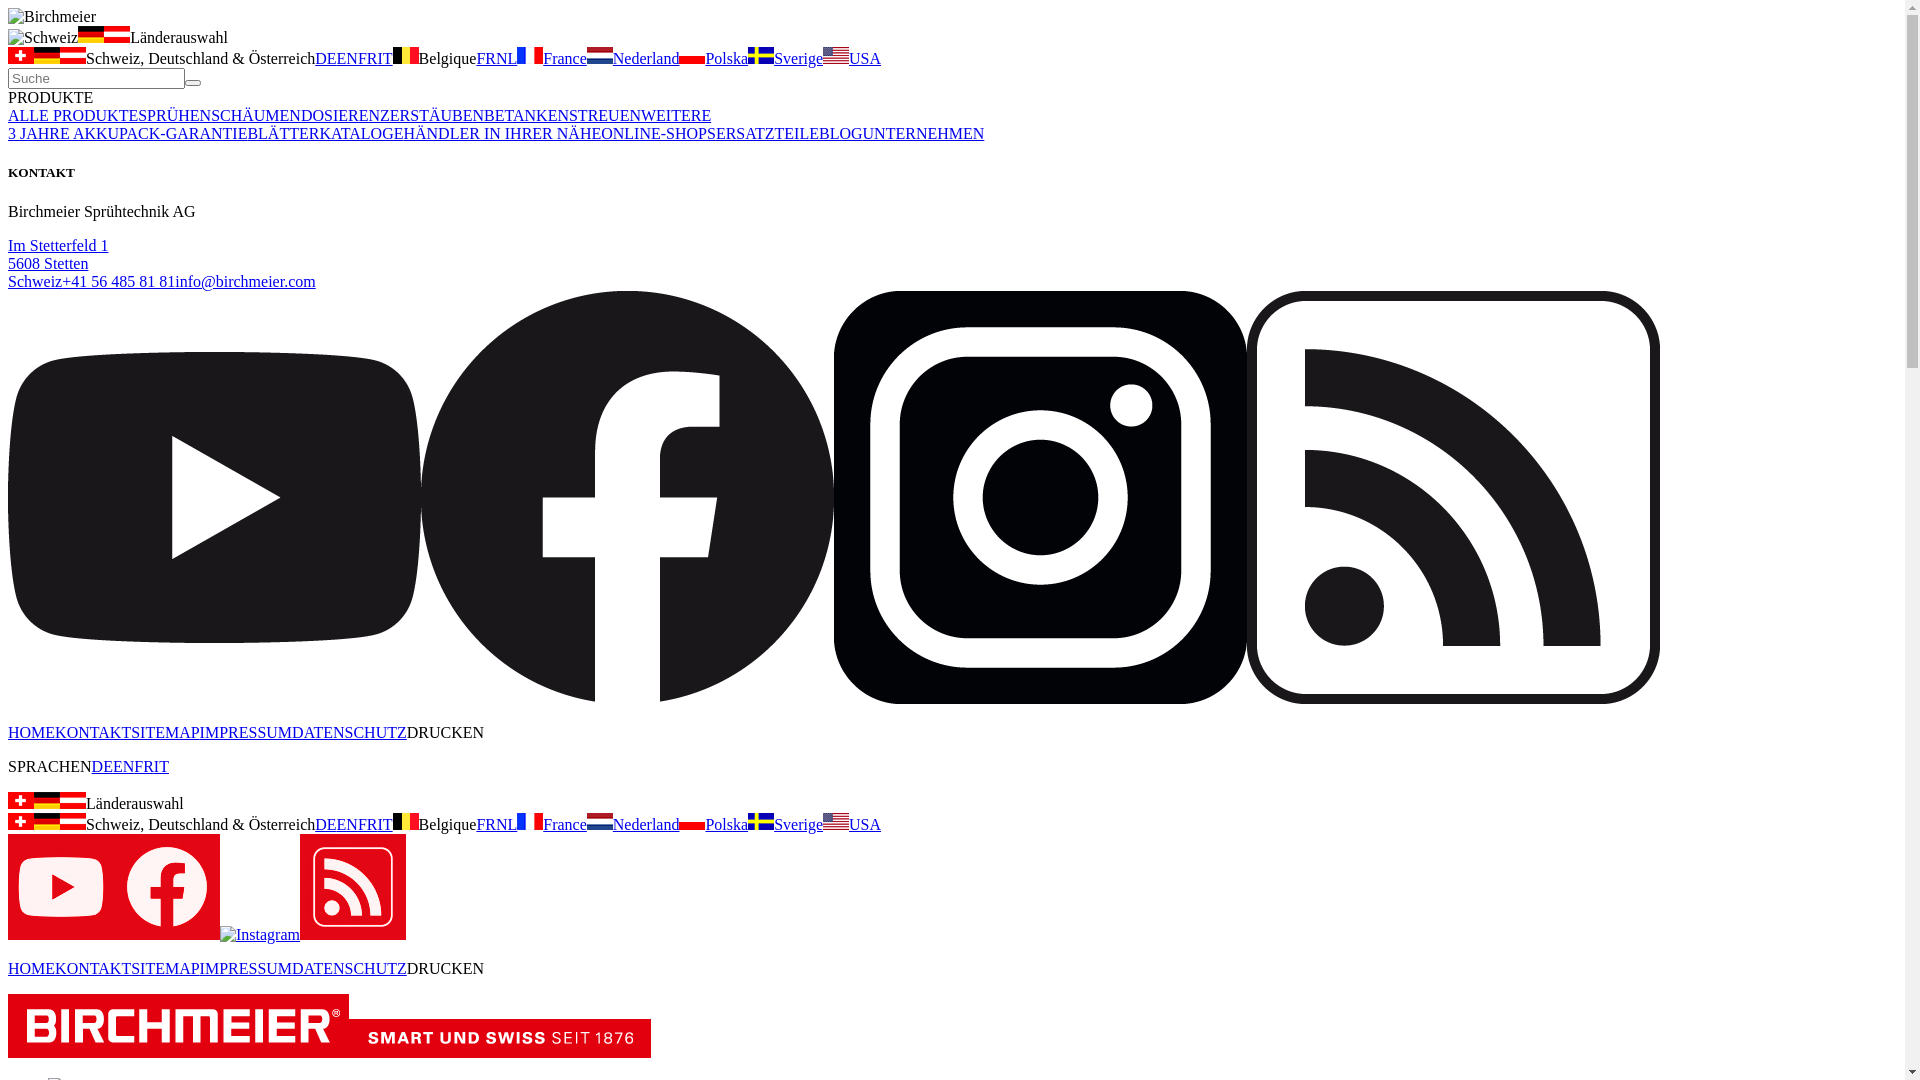 This screenshot has width=1920, height=1080. What do you see at coordinates (676, 115) in the screenshot?
I see `'WEITERE'` at bounding box center [676, 115].